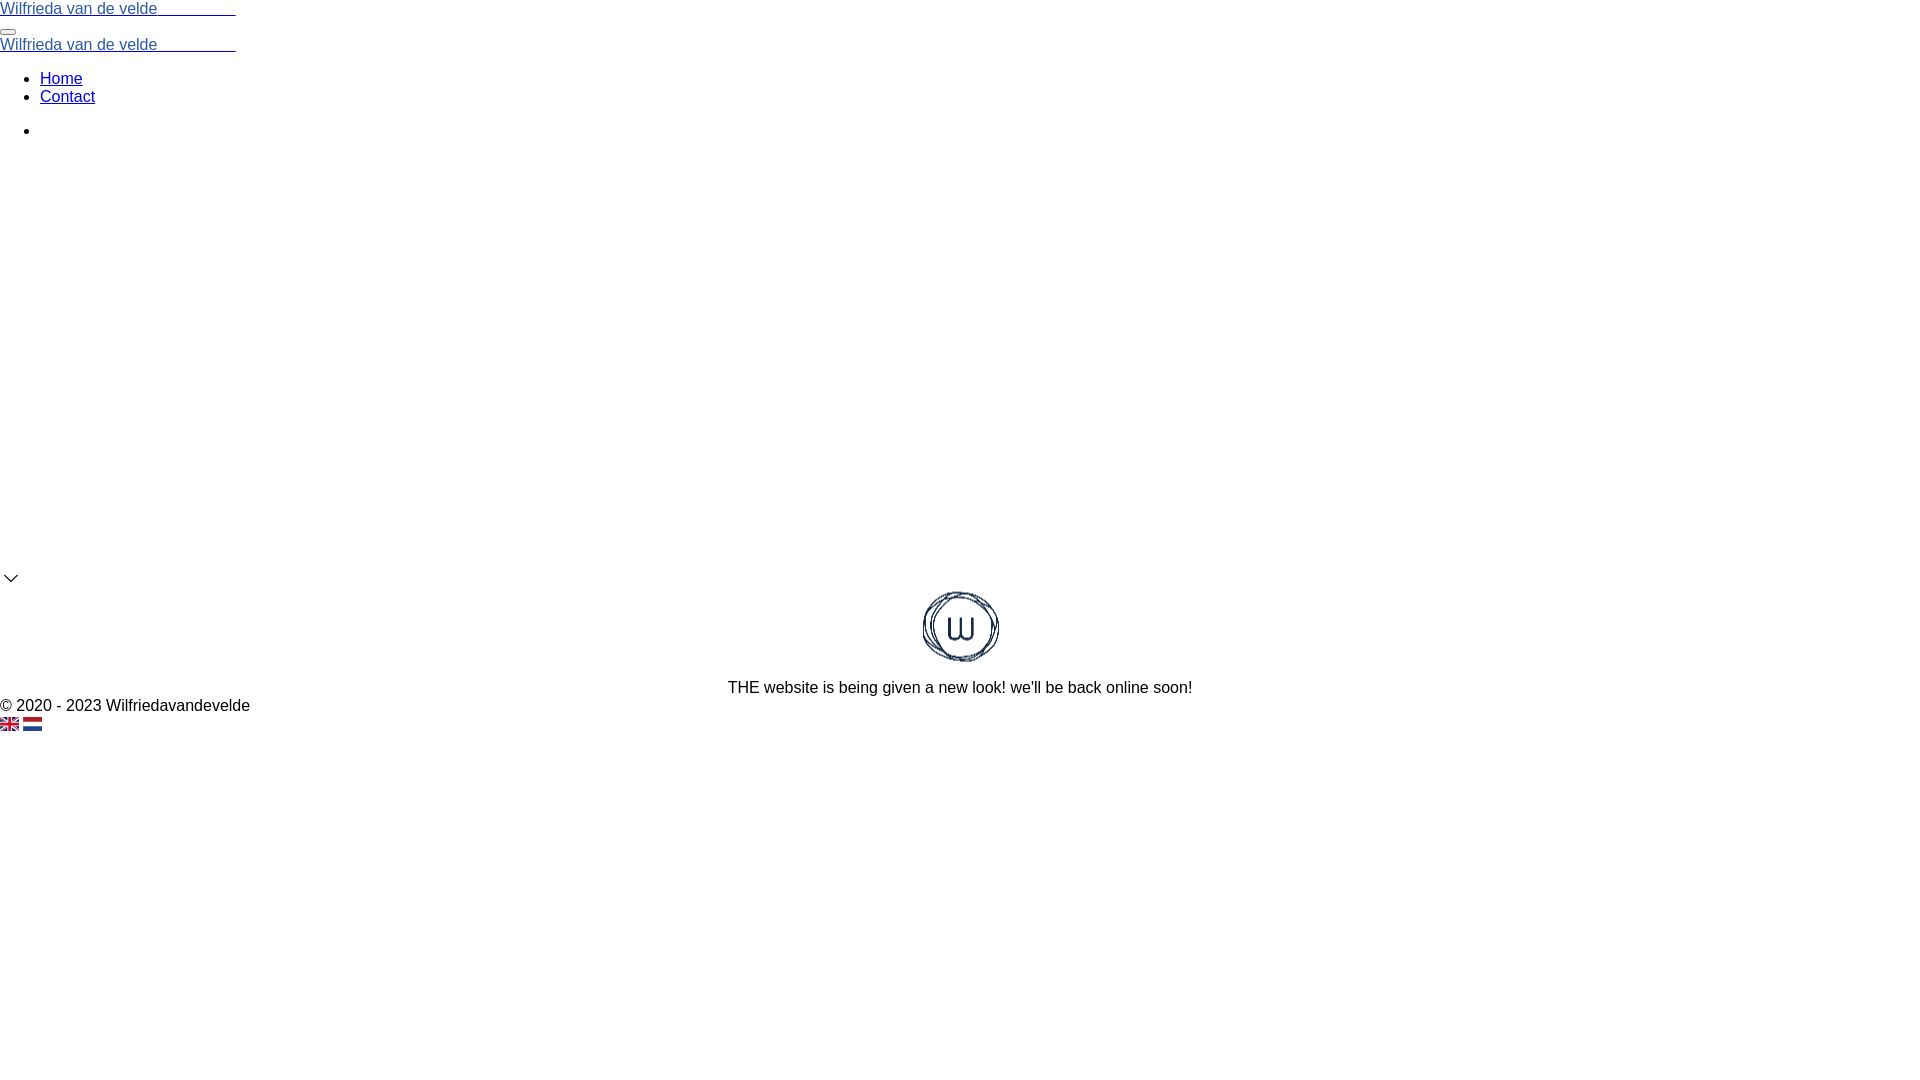  I want to click on 'Wilfrieda van de velden De Velde', so click(0, 8).